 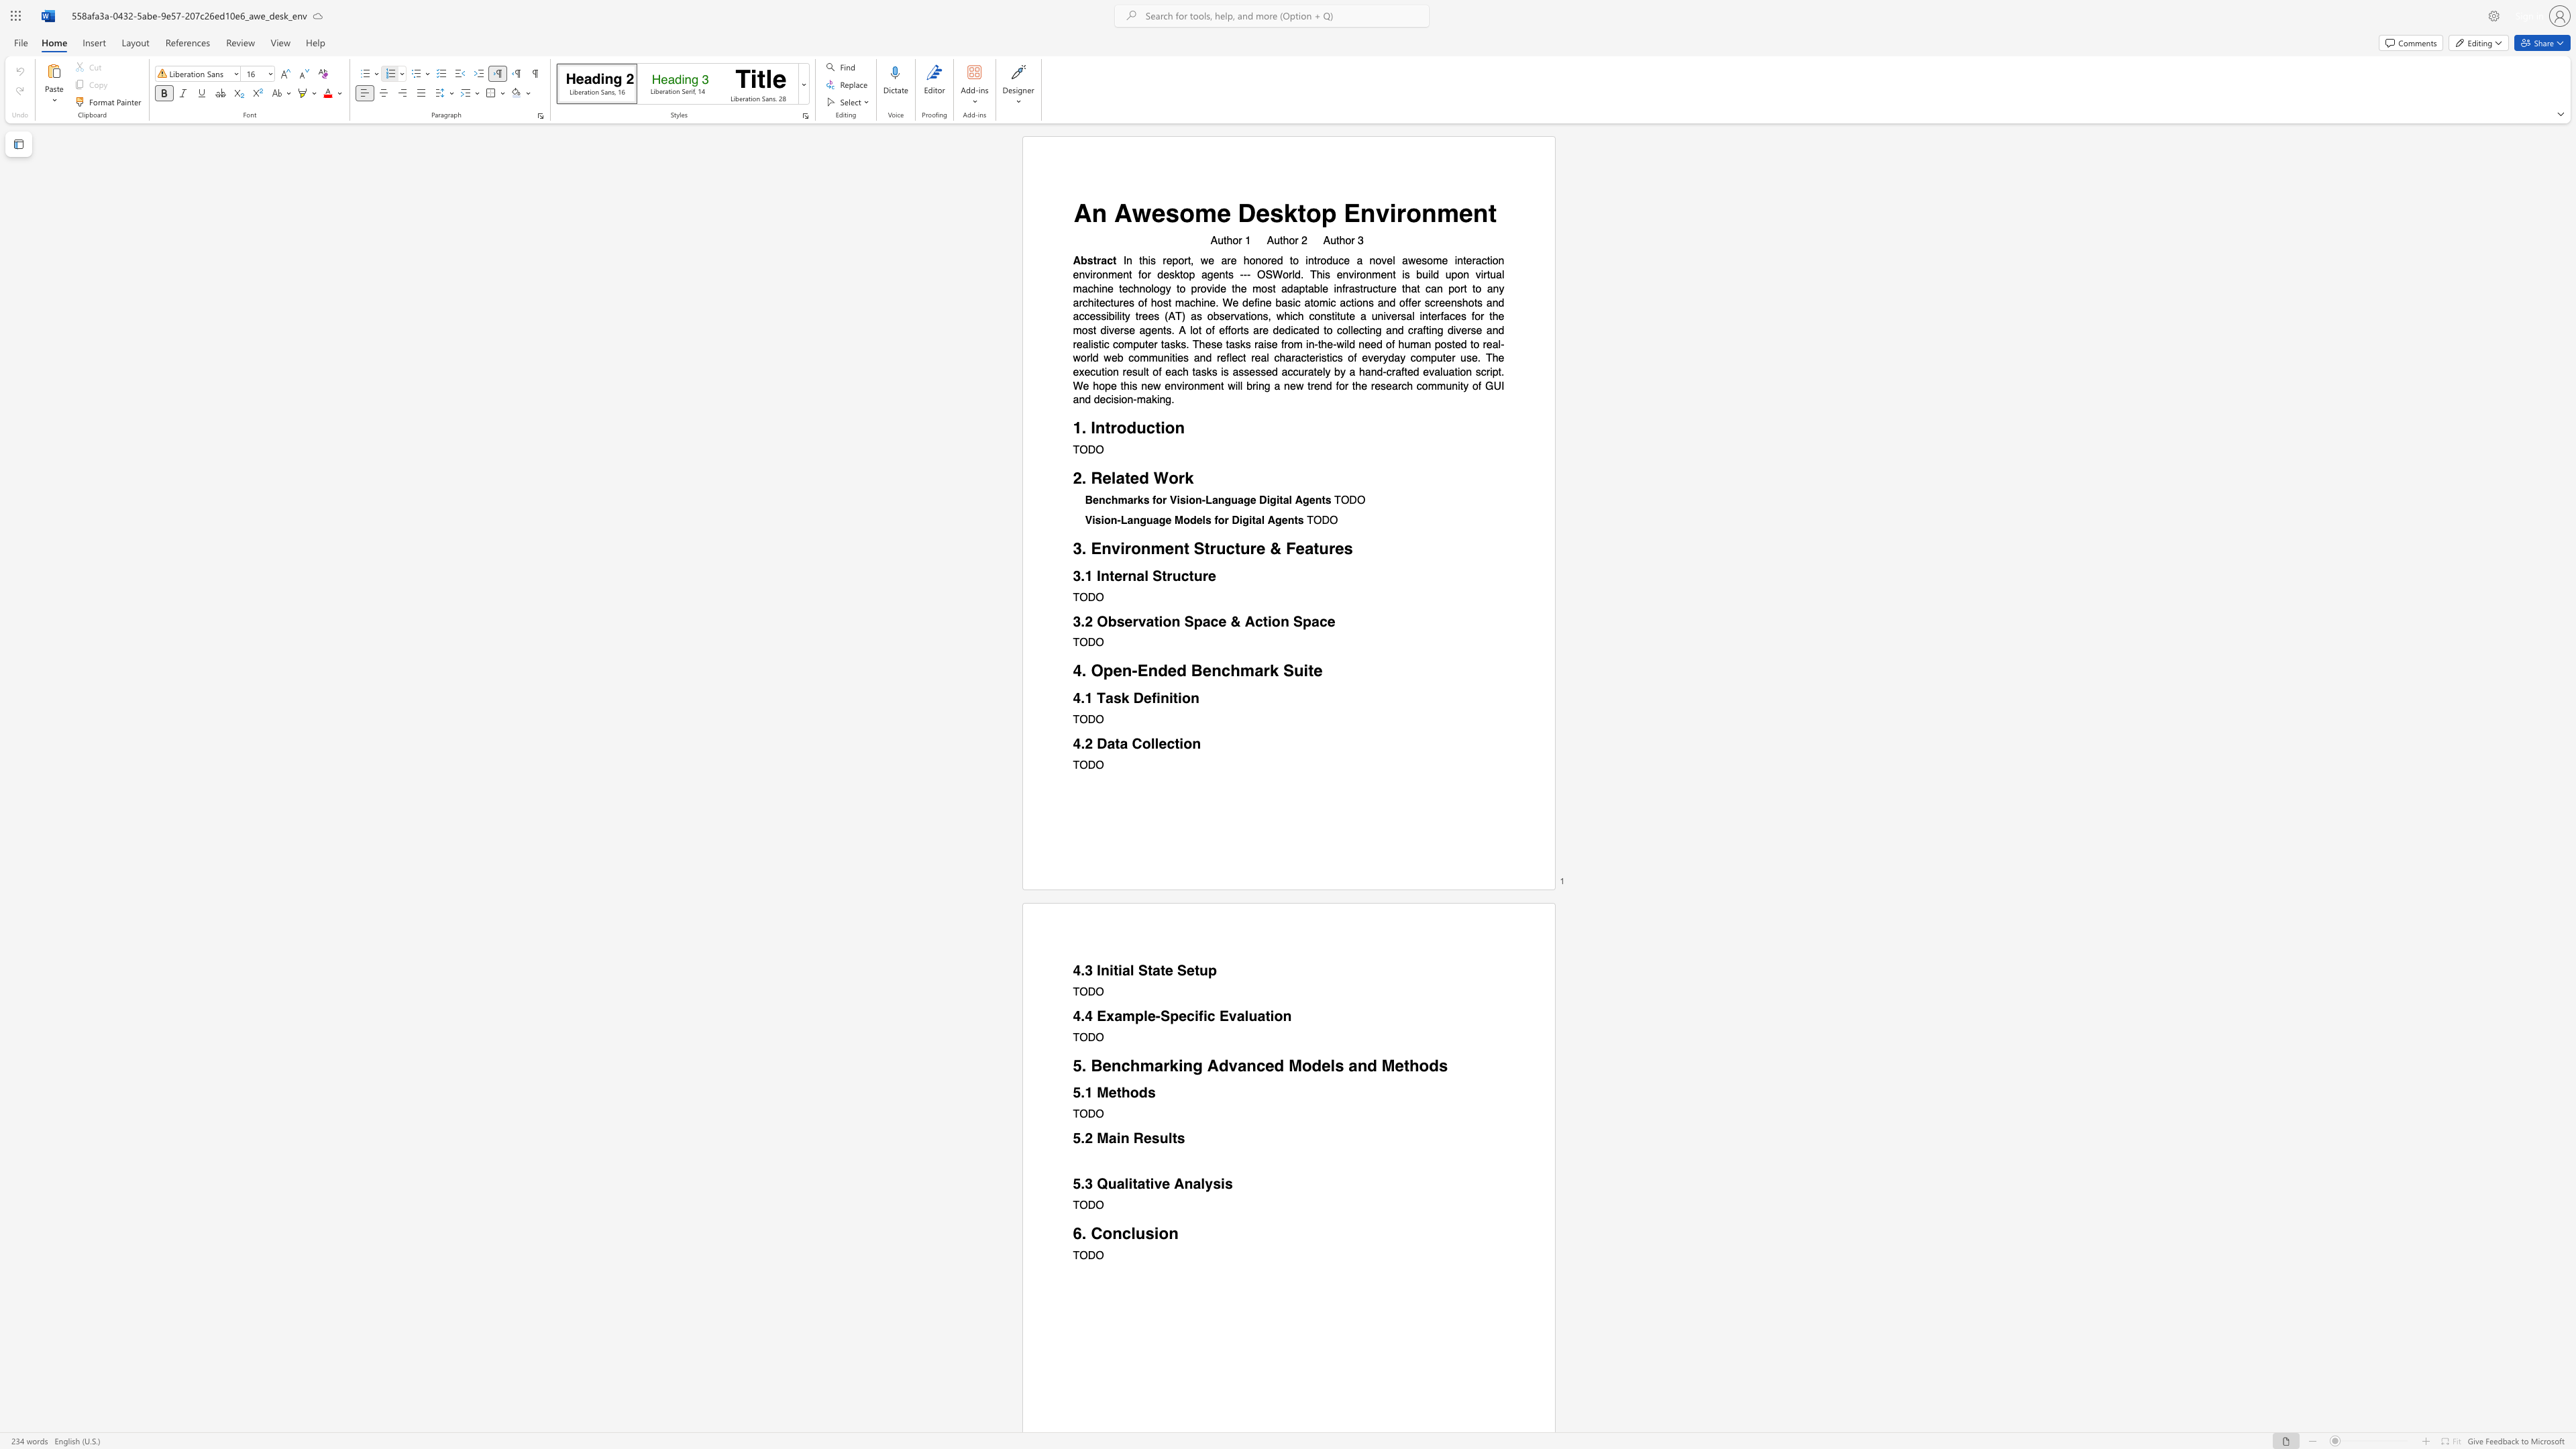 What do you see at coordinates (1252, 1016) in the screenshot?
I see `the 1th character "u" in the text` at bounding box center [1252, 1016].